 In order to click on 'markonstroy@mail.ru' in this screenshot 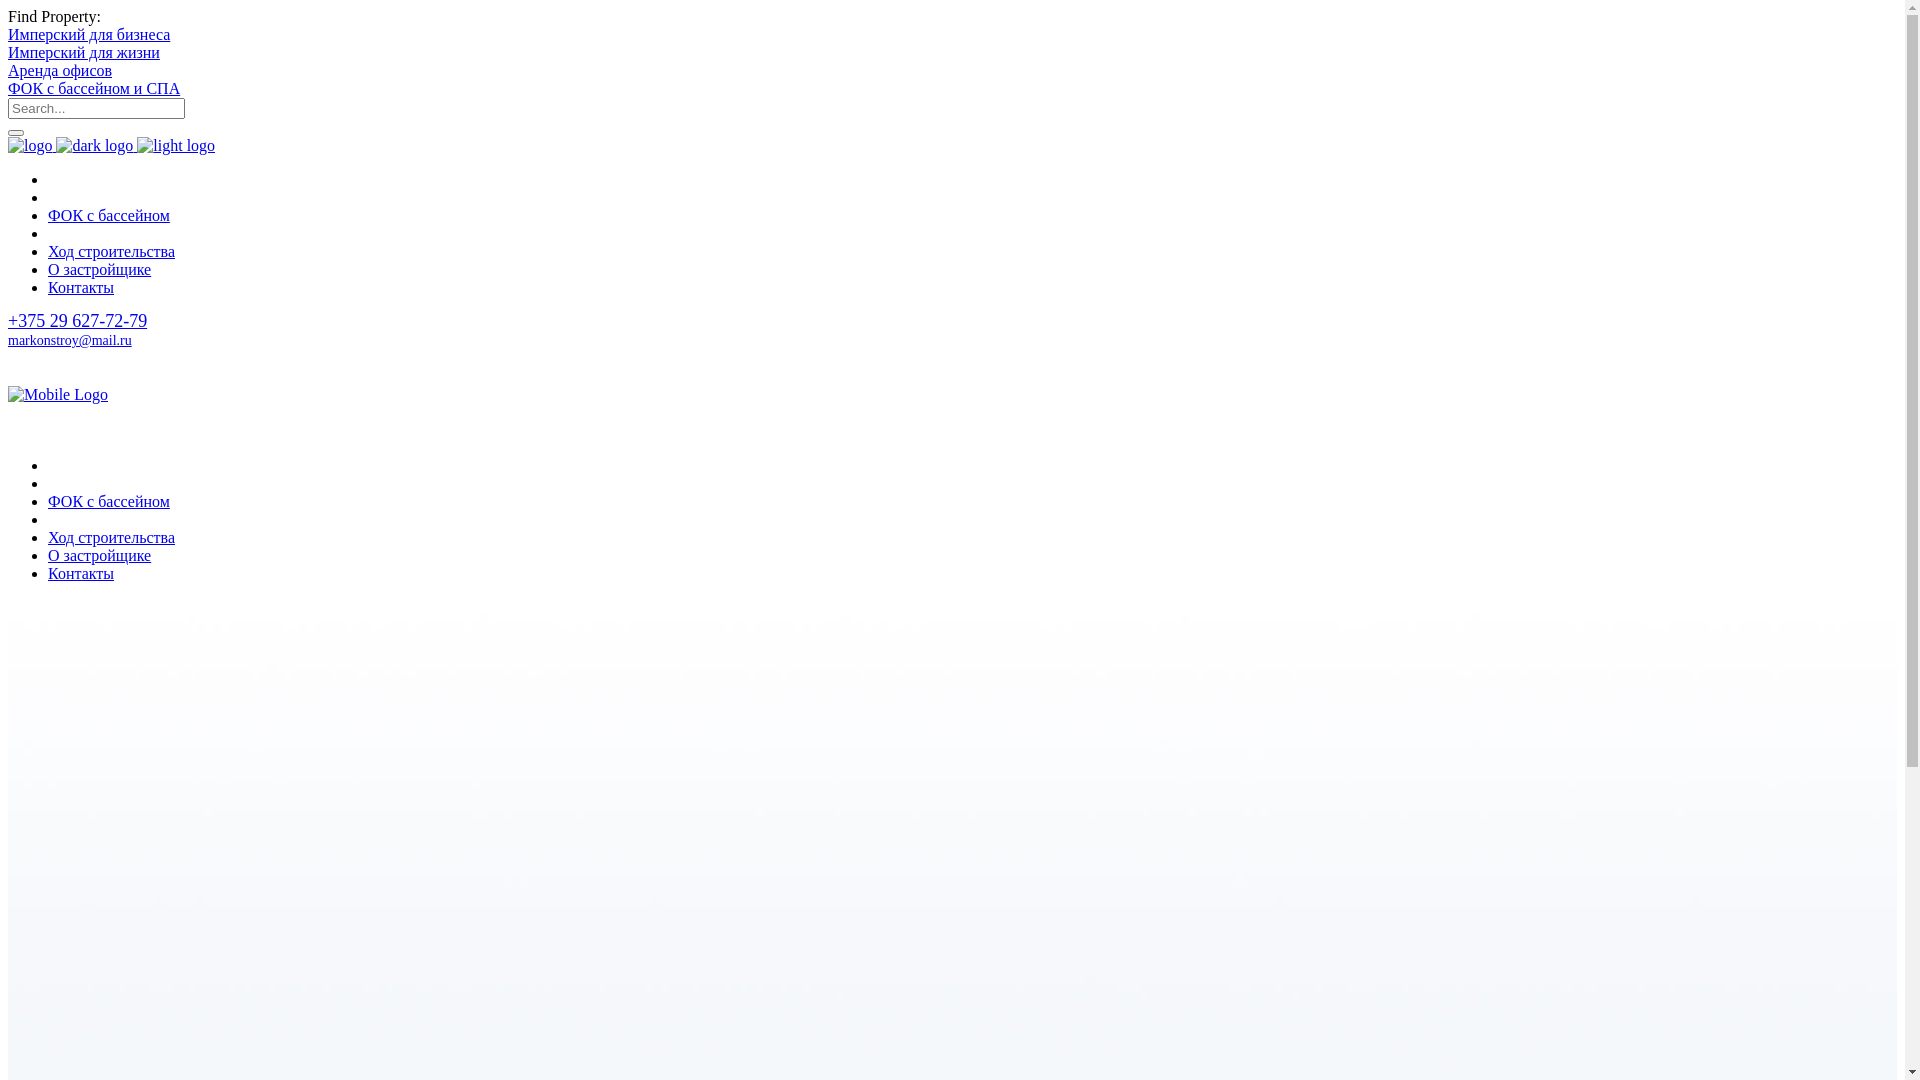, I will do `click(70, 339)`.